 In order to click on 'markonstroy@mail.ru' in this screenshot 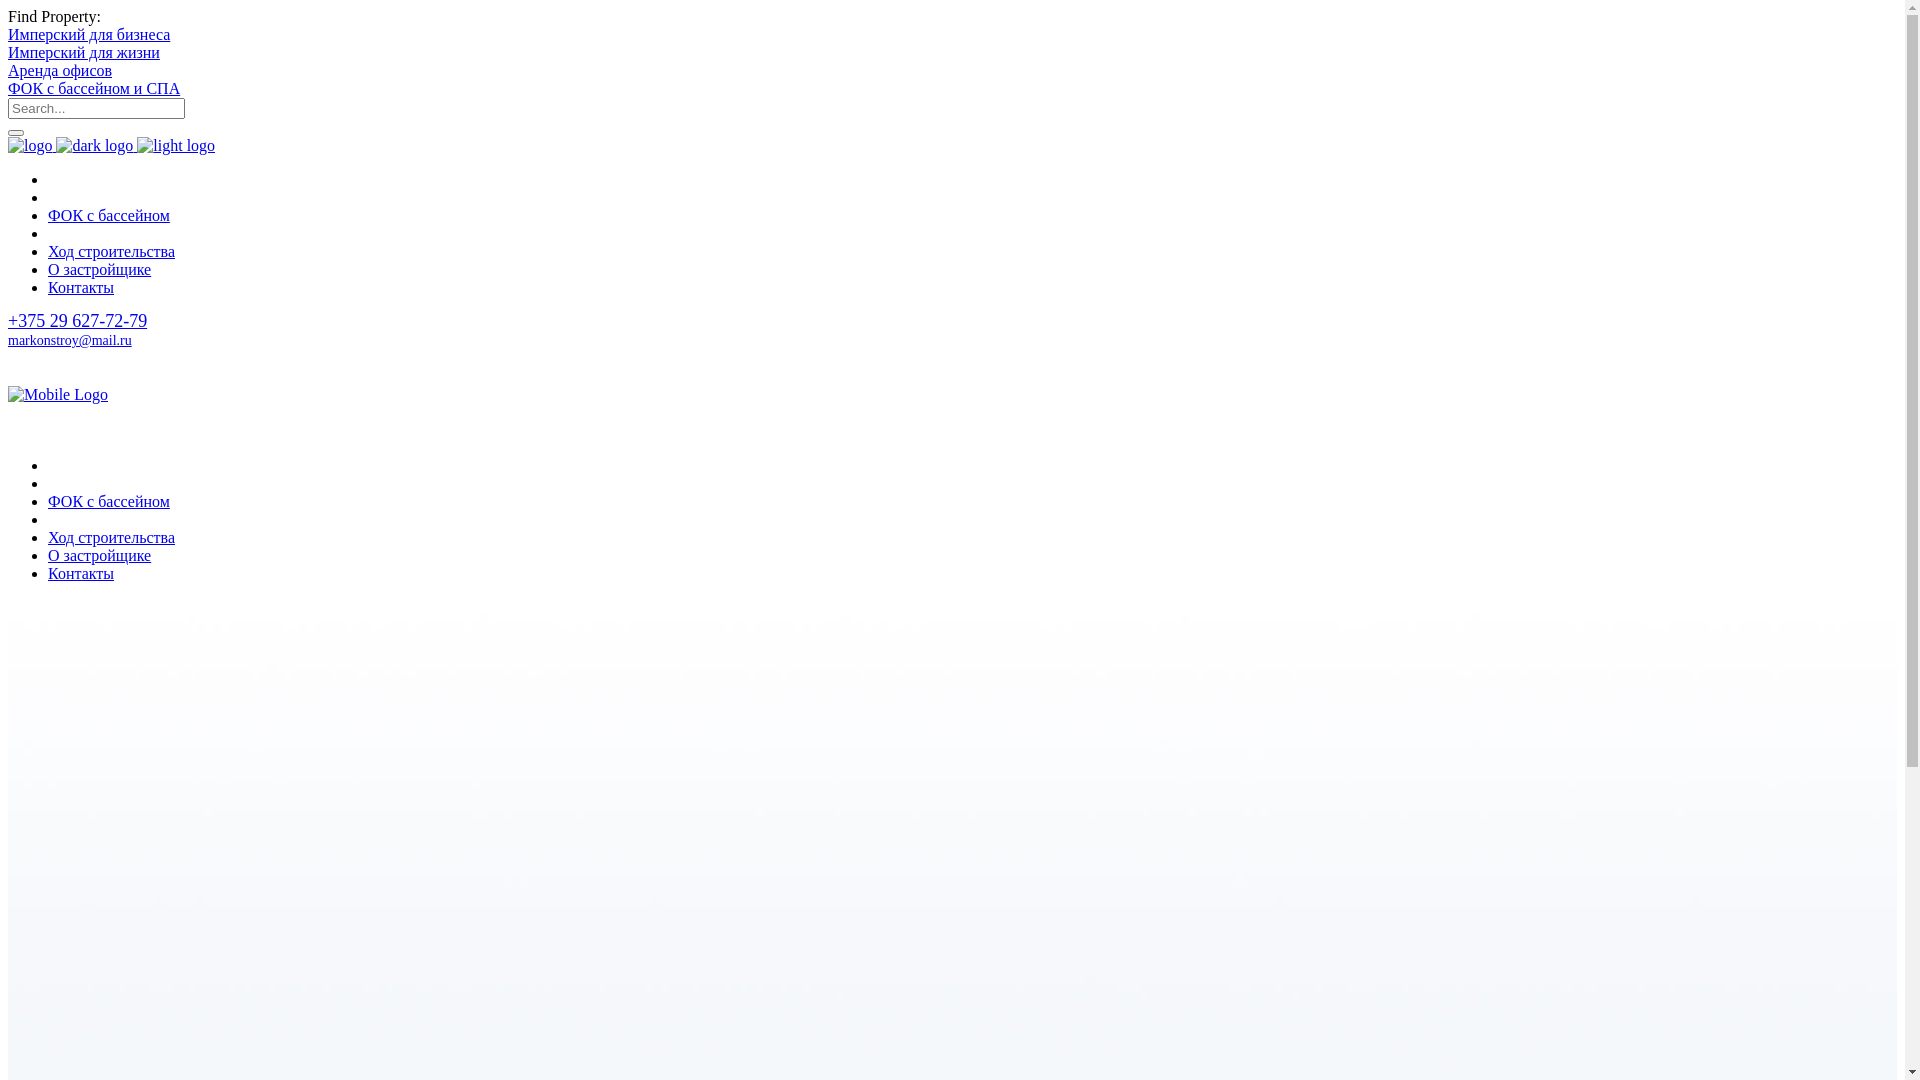, I will do `click(70, 339)`.